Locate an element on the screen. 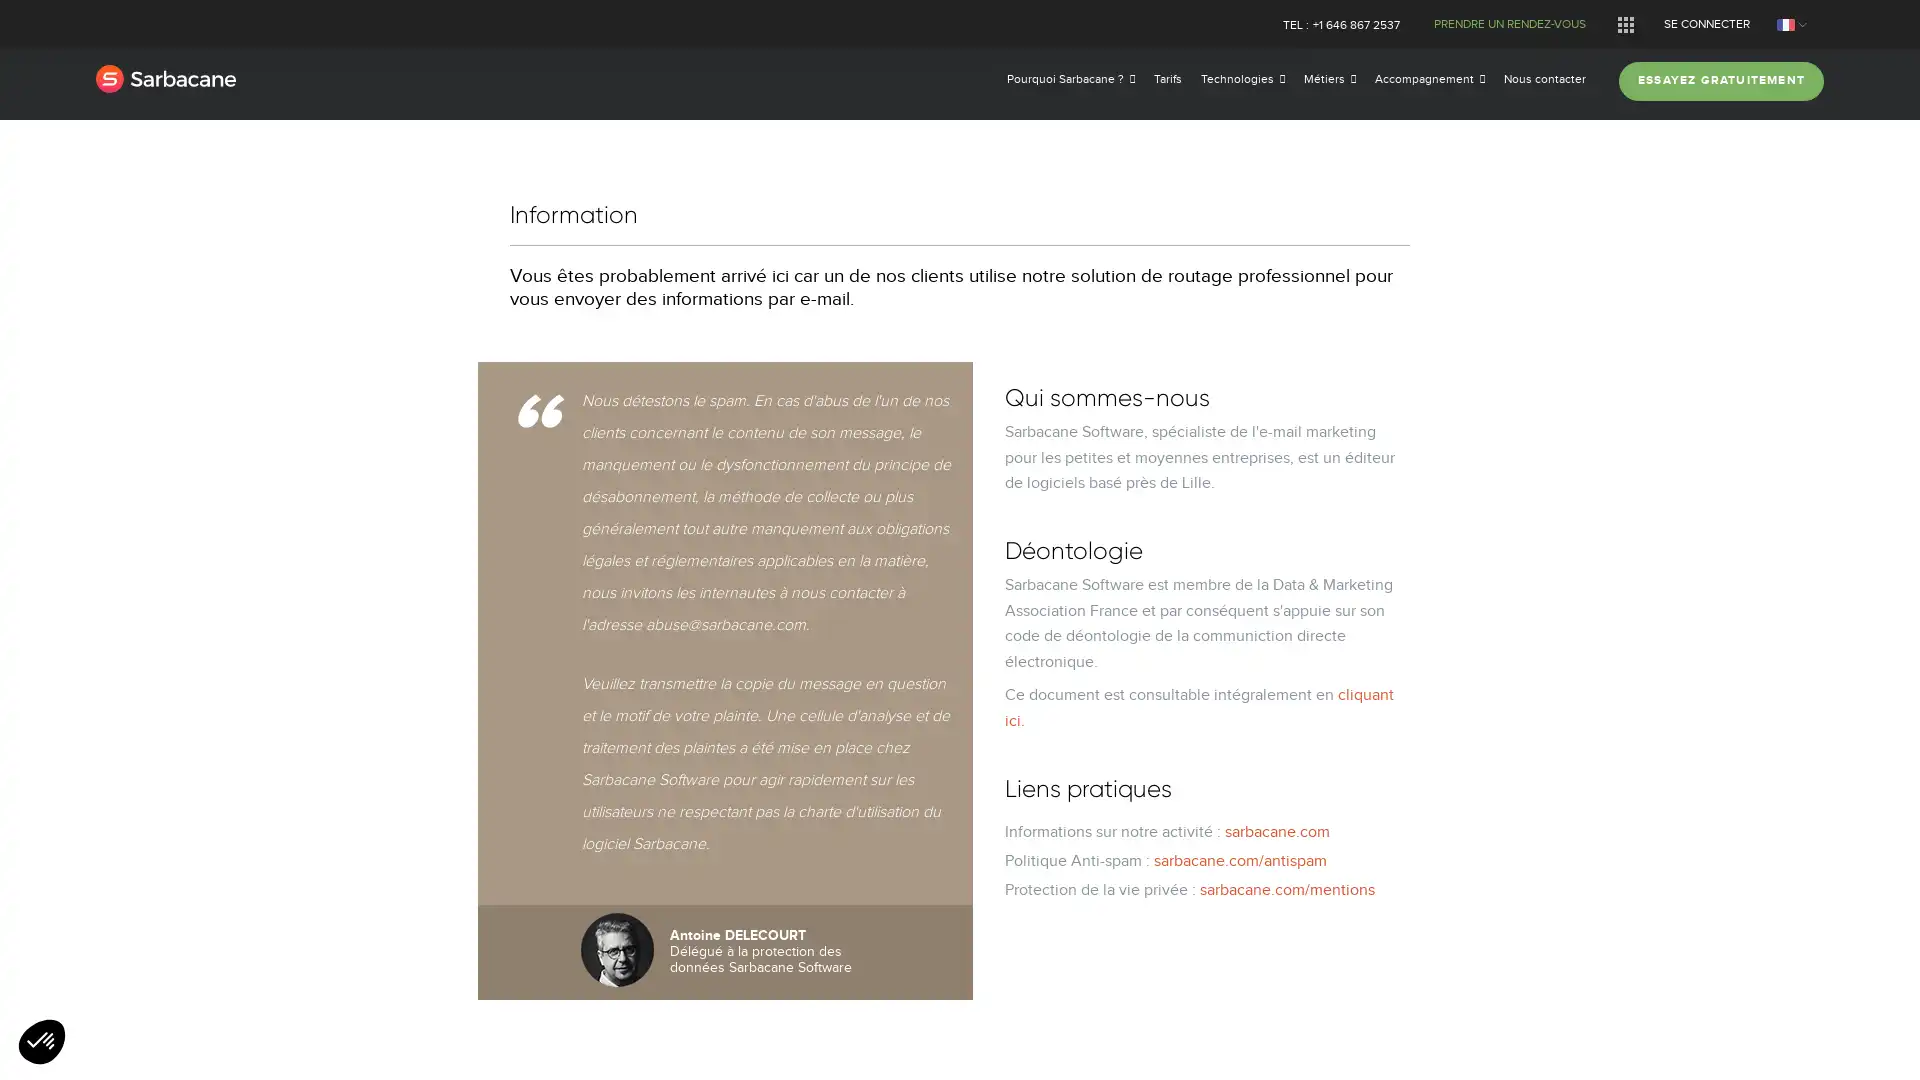 The height and width of the screenshot is (1080, 1920). Consentements certifies par is located at coordinates (958, 641).